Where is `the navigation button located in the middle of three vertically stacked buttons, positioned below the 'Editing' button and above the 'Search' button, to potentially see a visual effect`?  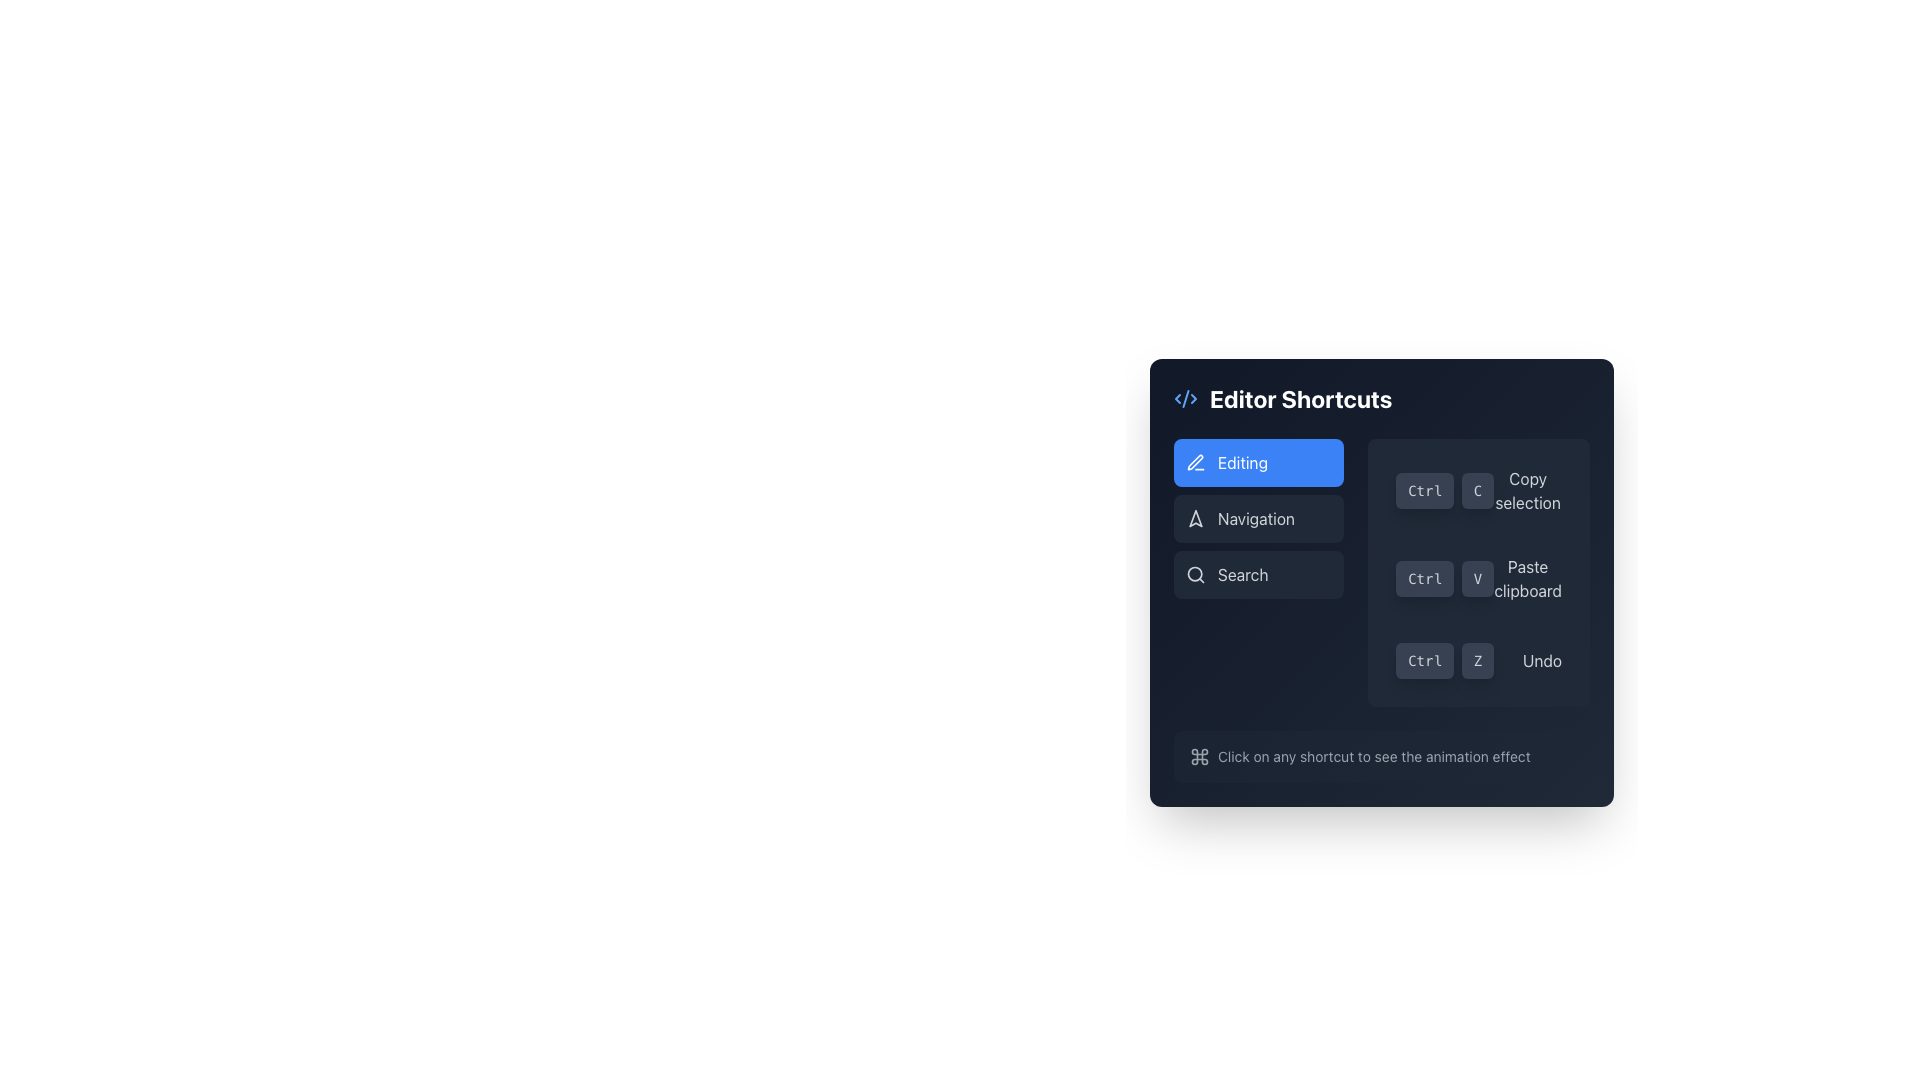 the navigation button located in the middle of three vertically stacked buttons, positioned below the 'Editing' button and above the 'Search' button, to potentially see a visual effect is located at coordinates (1258, 518).